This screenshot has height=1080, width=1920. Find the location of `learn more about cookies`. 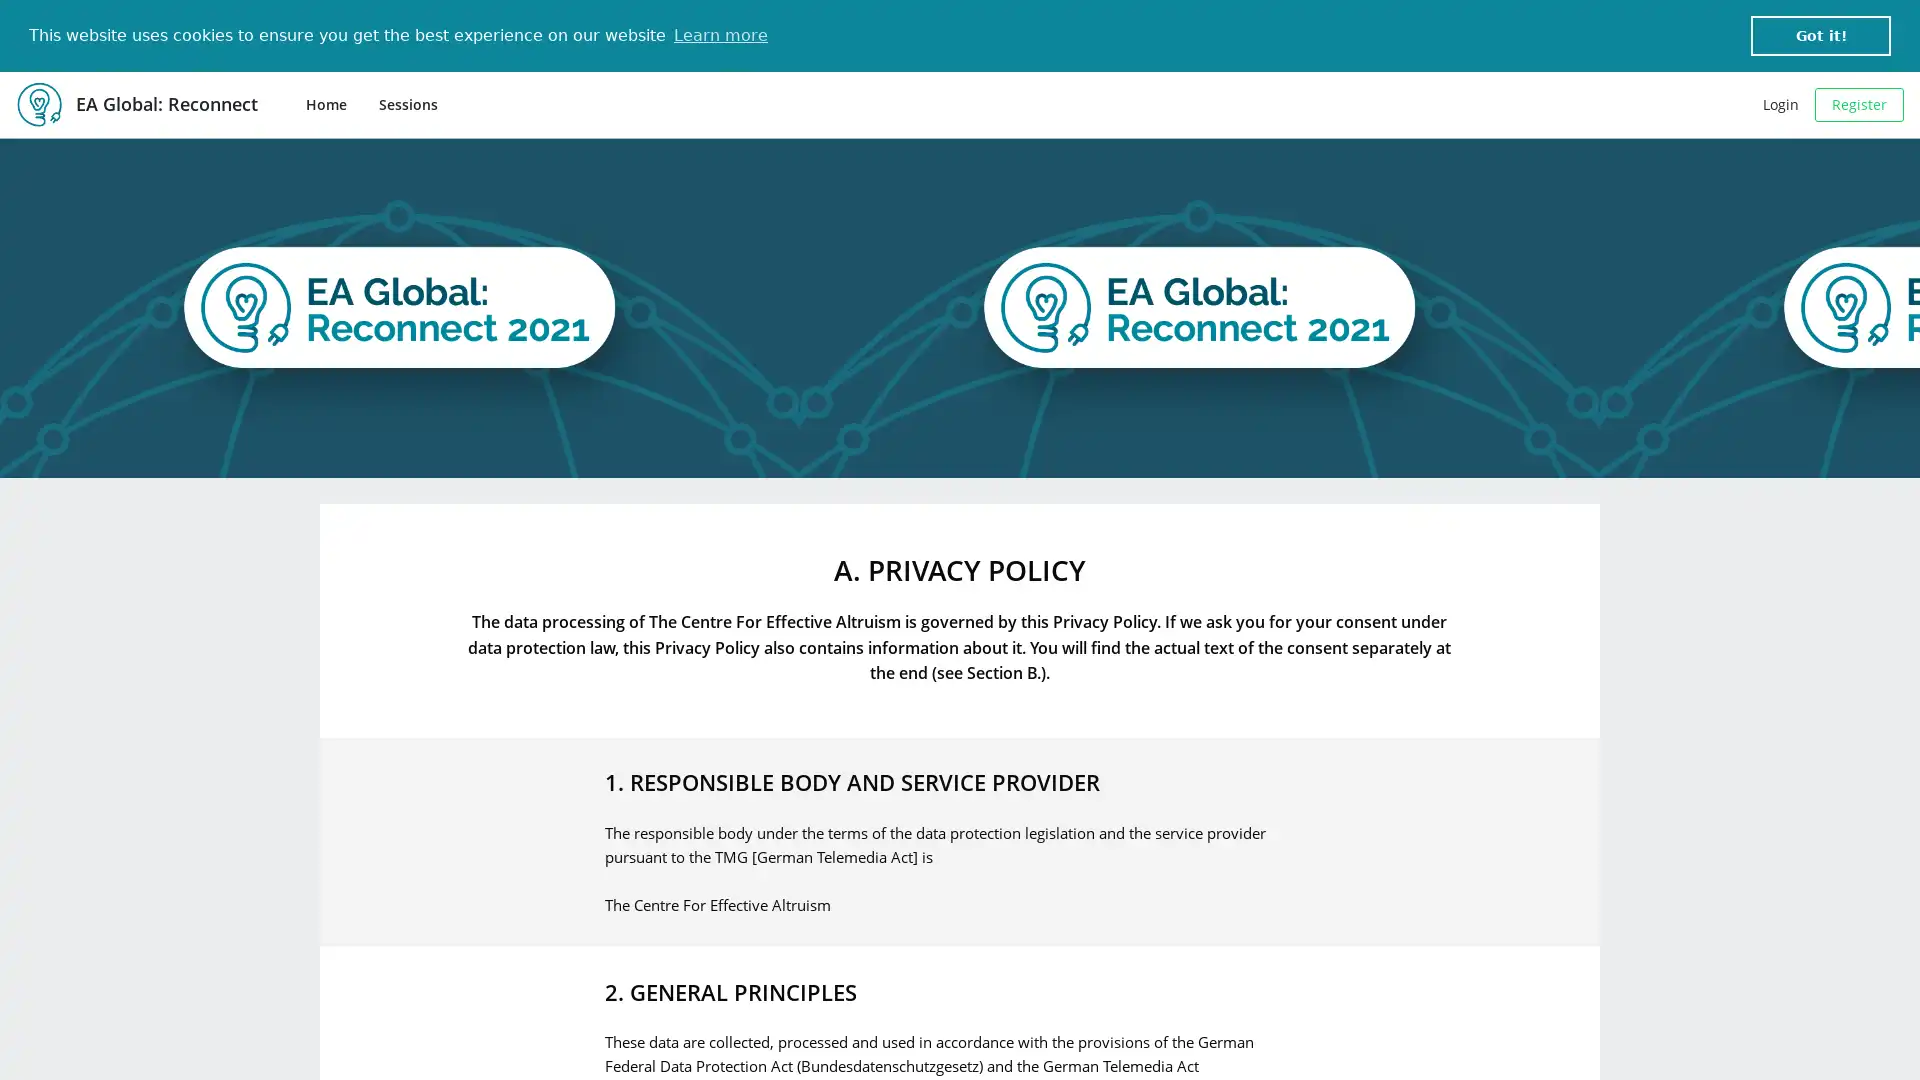

learn more about cookies is located at coordinates (720, 34).